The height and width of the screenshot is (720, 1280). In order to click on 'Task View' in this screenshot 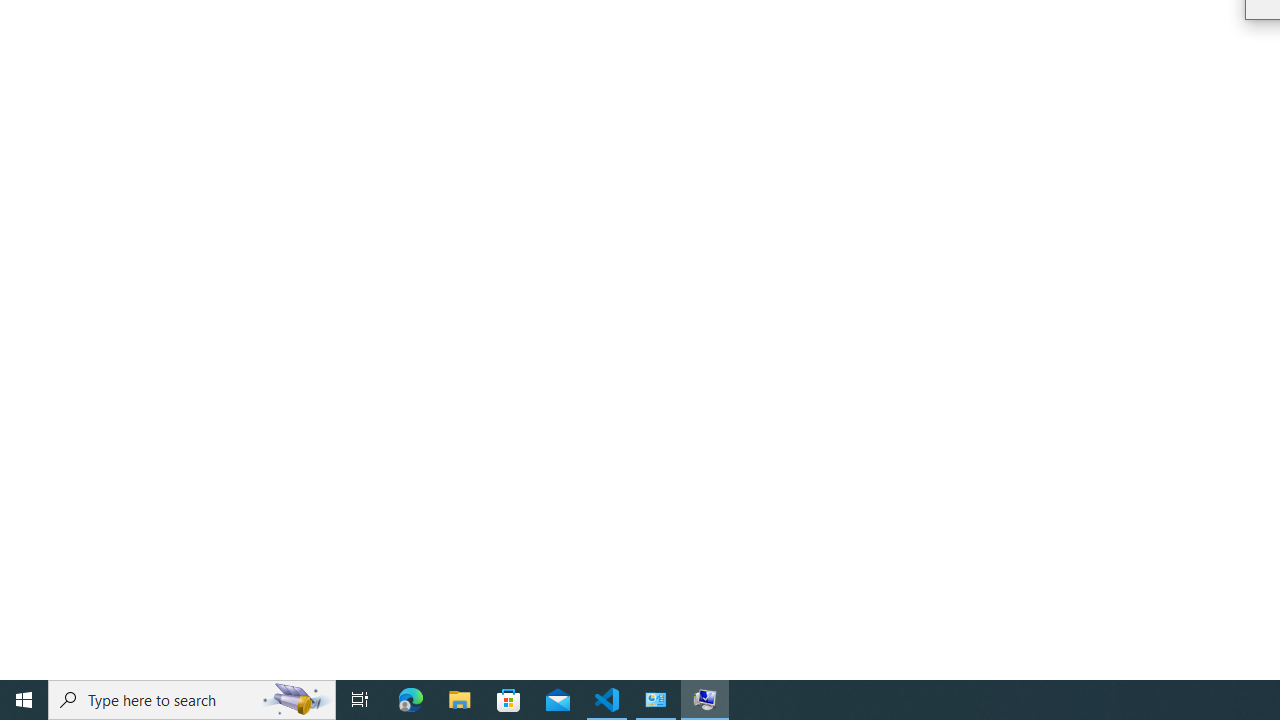, I will do `click(359, 698)`.